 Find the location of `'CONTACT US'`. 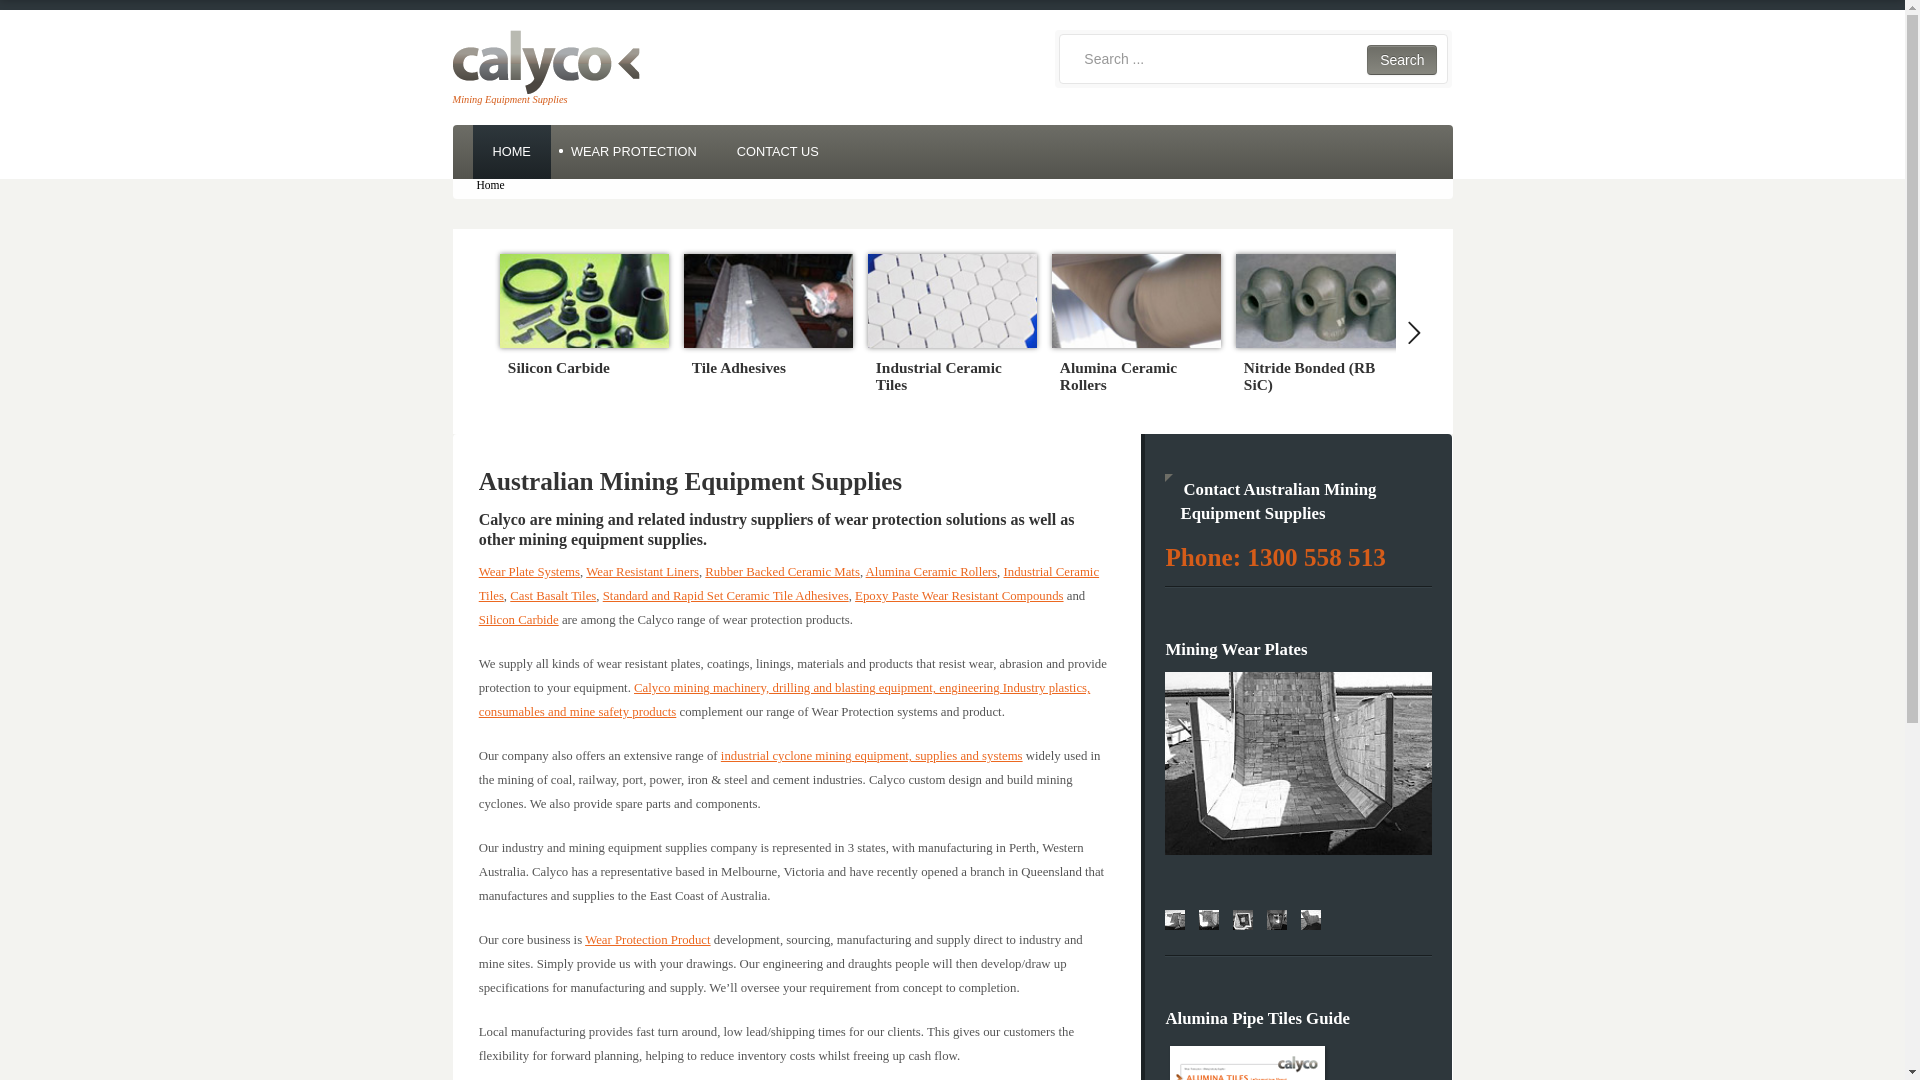

'CONTACT US' is located at coordinates (716, 150).